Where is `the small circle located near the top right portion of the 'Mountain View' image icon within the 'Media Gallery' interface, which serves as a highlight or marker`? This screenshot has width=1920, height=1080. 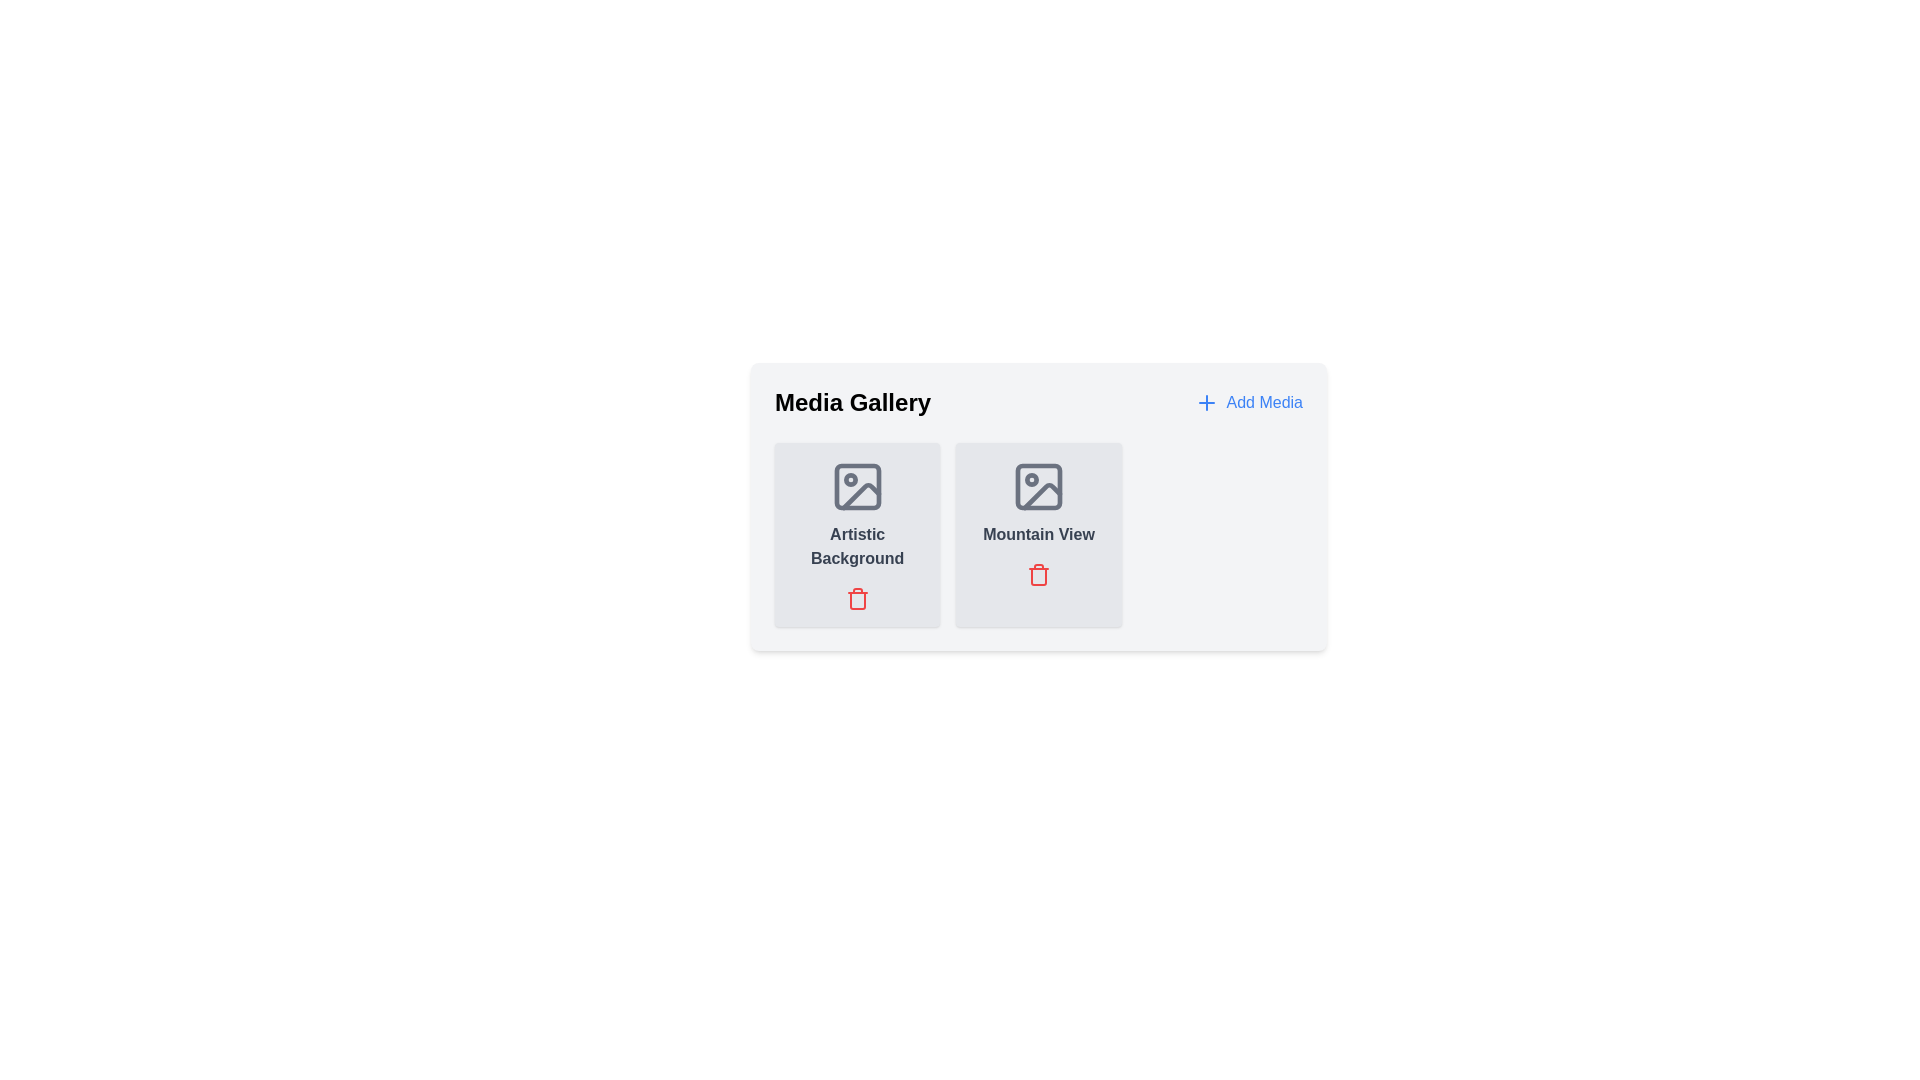 the small circle located near the top right portion of the 'Mountain View' image icon within the 'Media Gallery' interface, which serves as a highlight or marker is located at coordinates (1032, 479).